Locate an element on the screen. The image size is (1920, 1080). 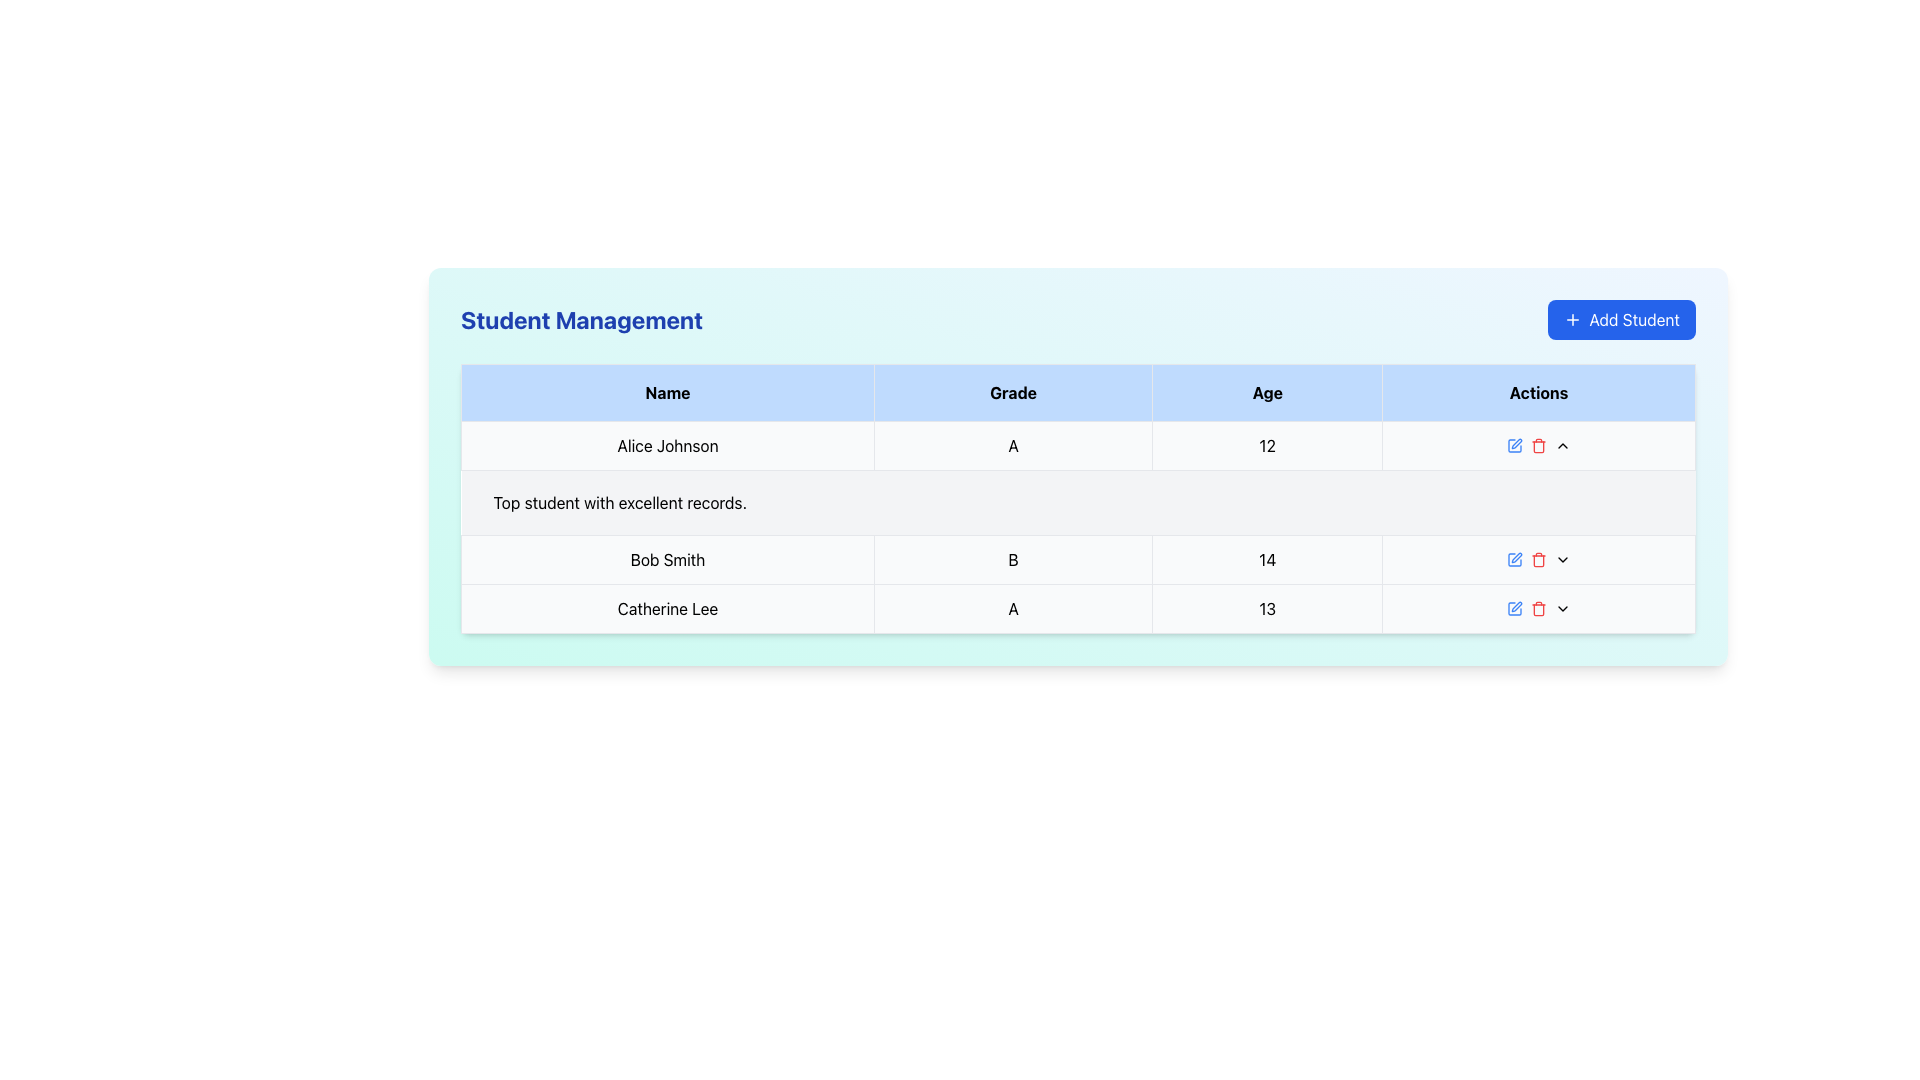
the table cell that represents the grade 'A' received by the student 'Catherine Lee' in the 'Grade' column of the last row is located at coordinates (1013, 608).